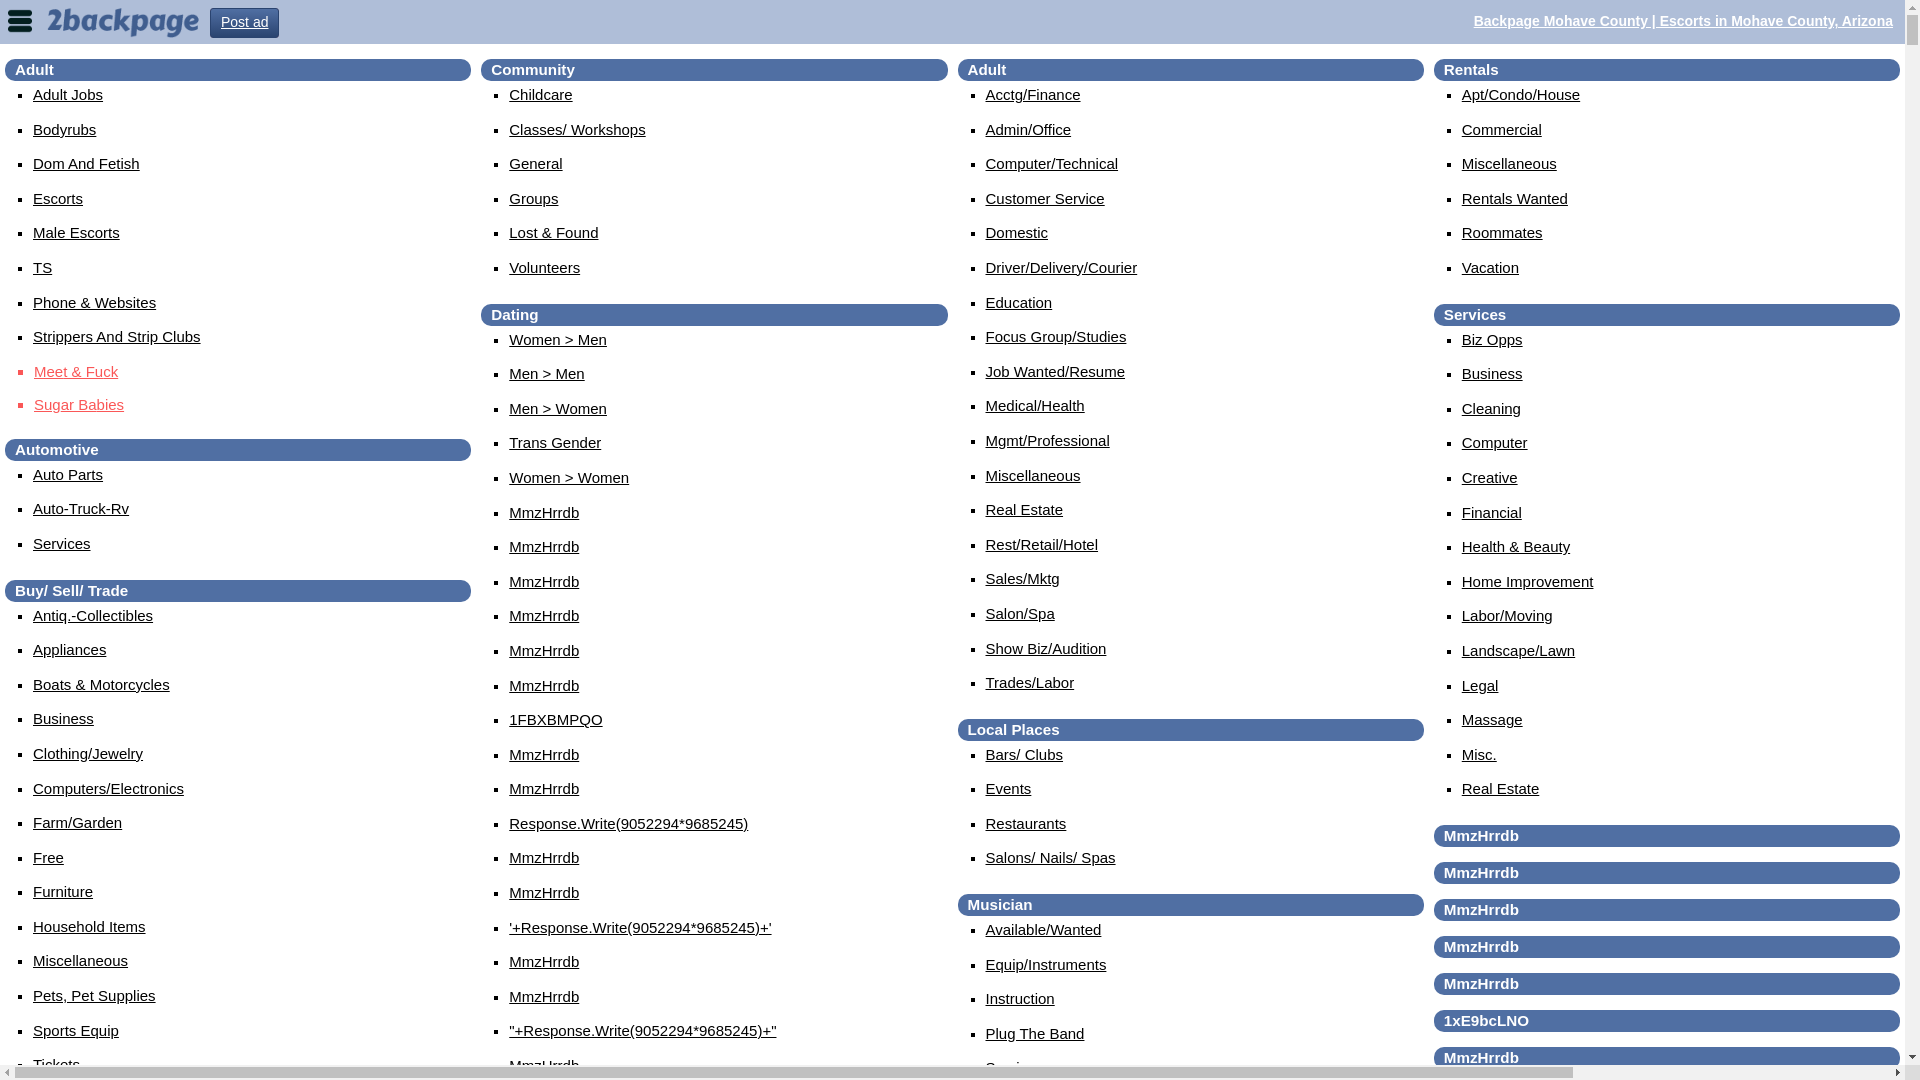 The width and height of the screenshot is (1920, 1080). I want to click on 'Farm/Garden', so click(77, 822).